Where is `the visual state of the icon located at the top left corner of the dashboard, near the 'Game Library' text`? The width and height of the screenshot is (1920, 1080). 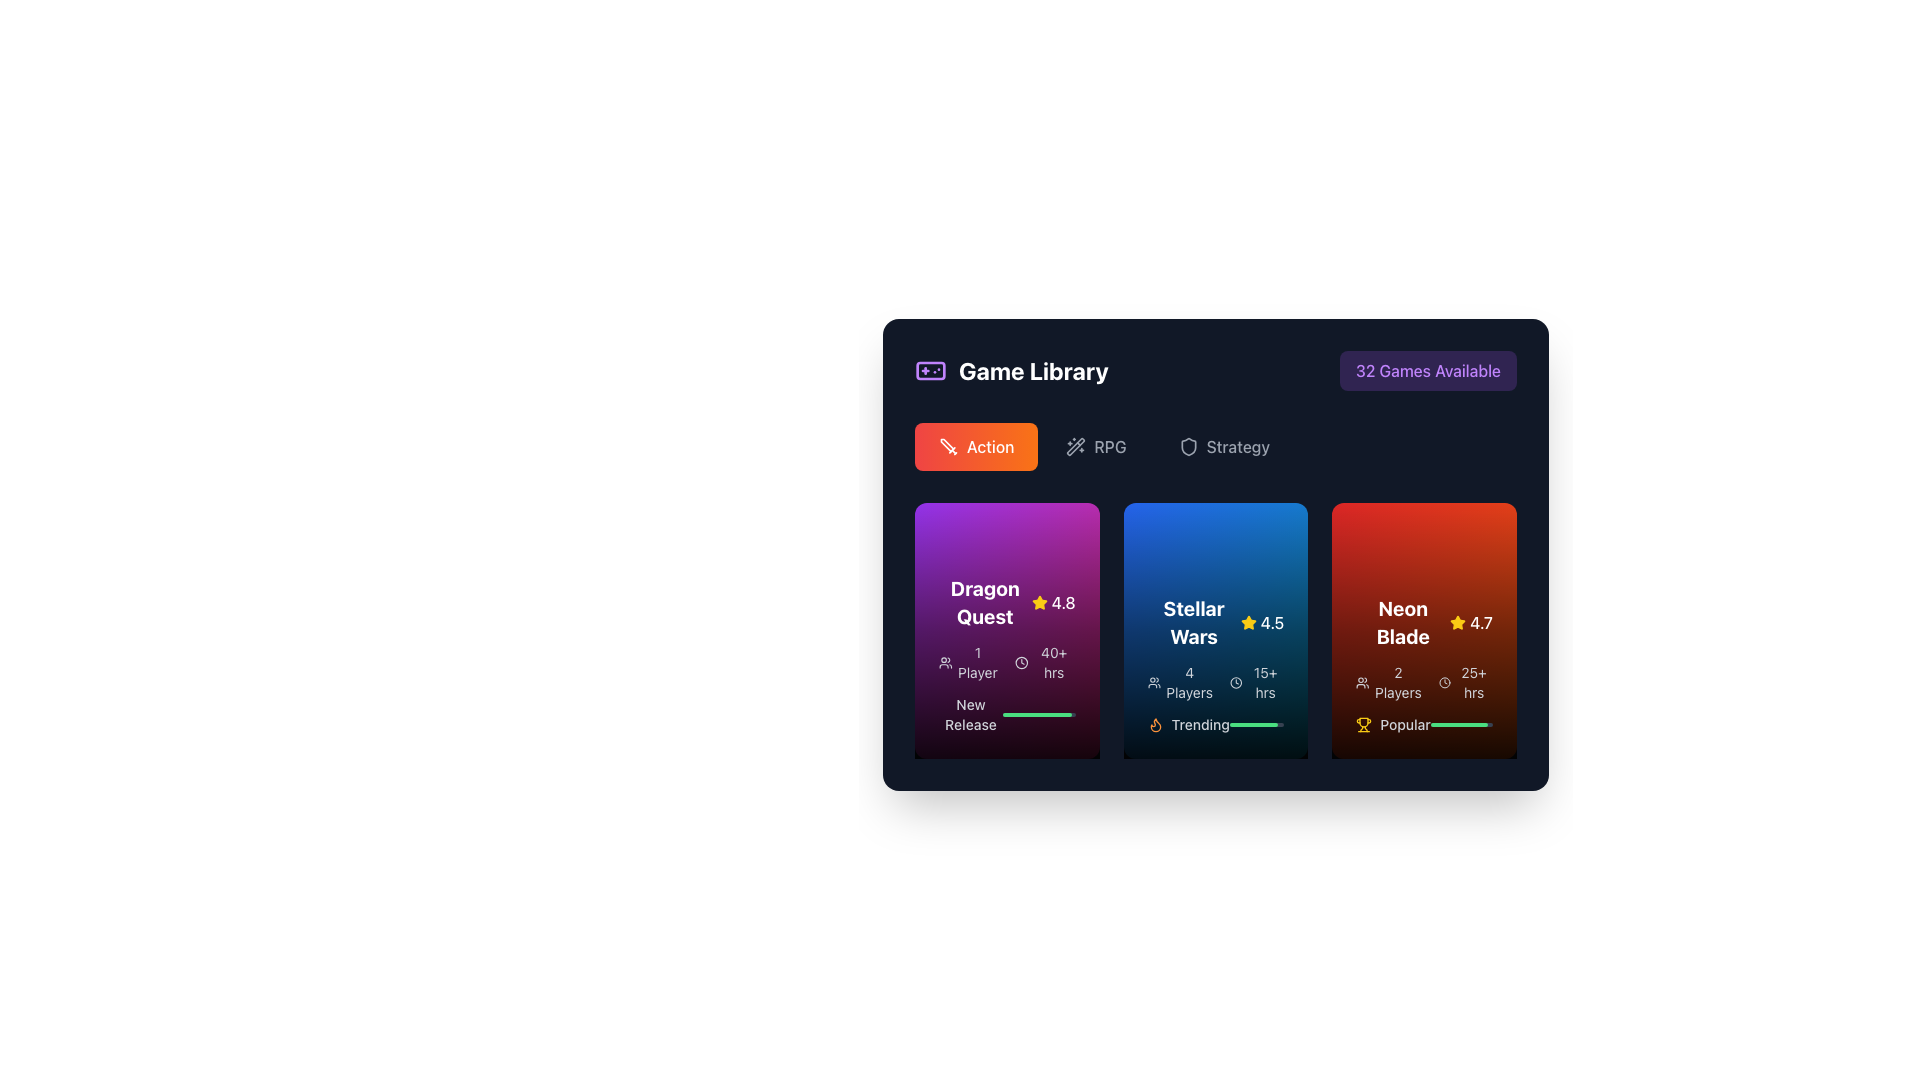
the visual state of the icon located at the top left corner of the dashboard, near the 'Game Library' text is located at coordinates (1188, 446).